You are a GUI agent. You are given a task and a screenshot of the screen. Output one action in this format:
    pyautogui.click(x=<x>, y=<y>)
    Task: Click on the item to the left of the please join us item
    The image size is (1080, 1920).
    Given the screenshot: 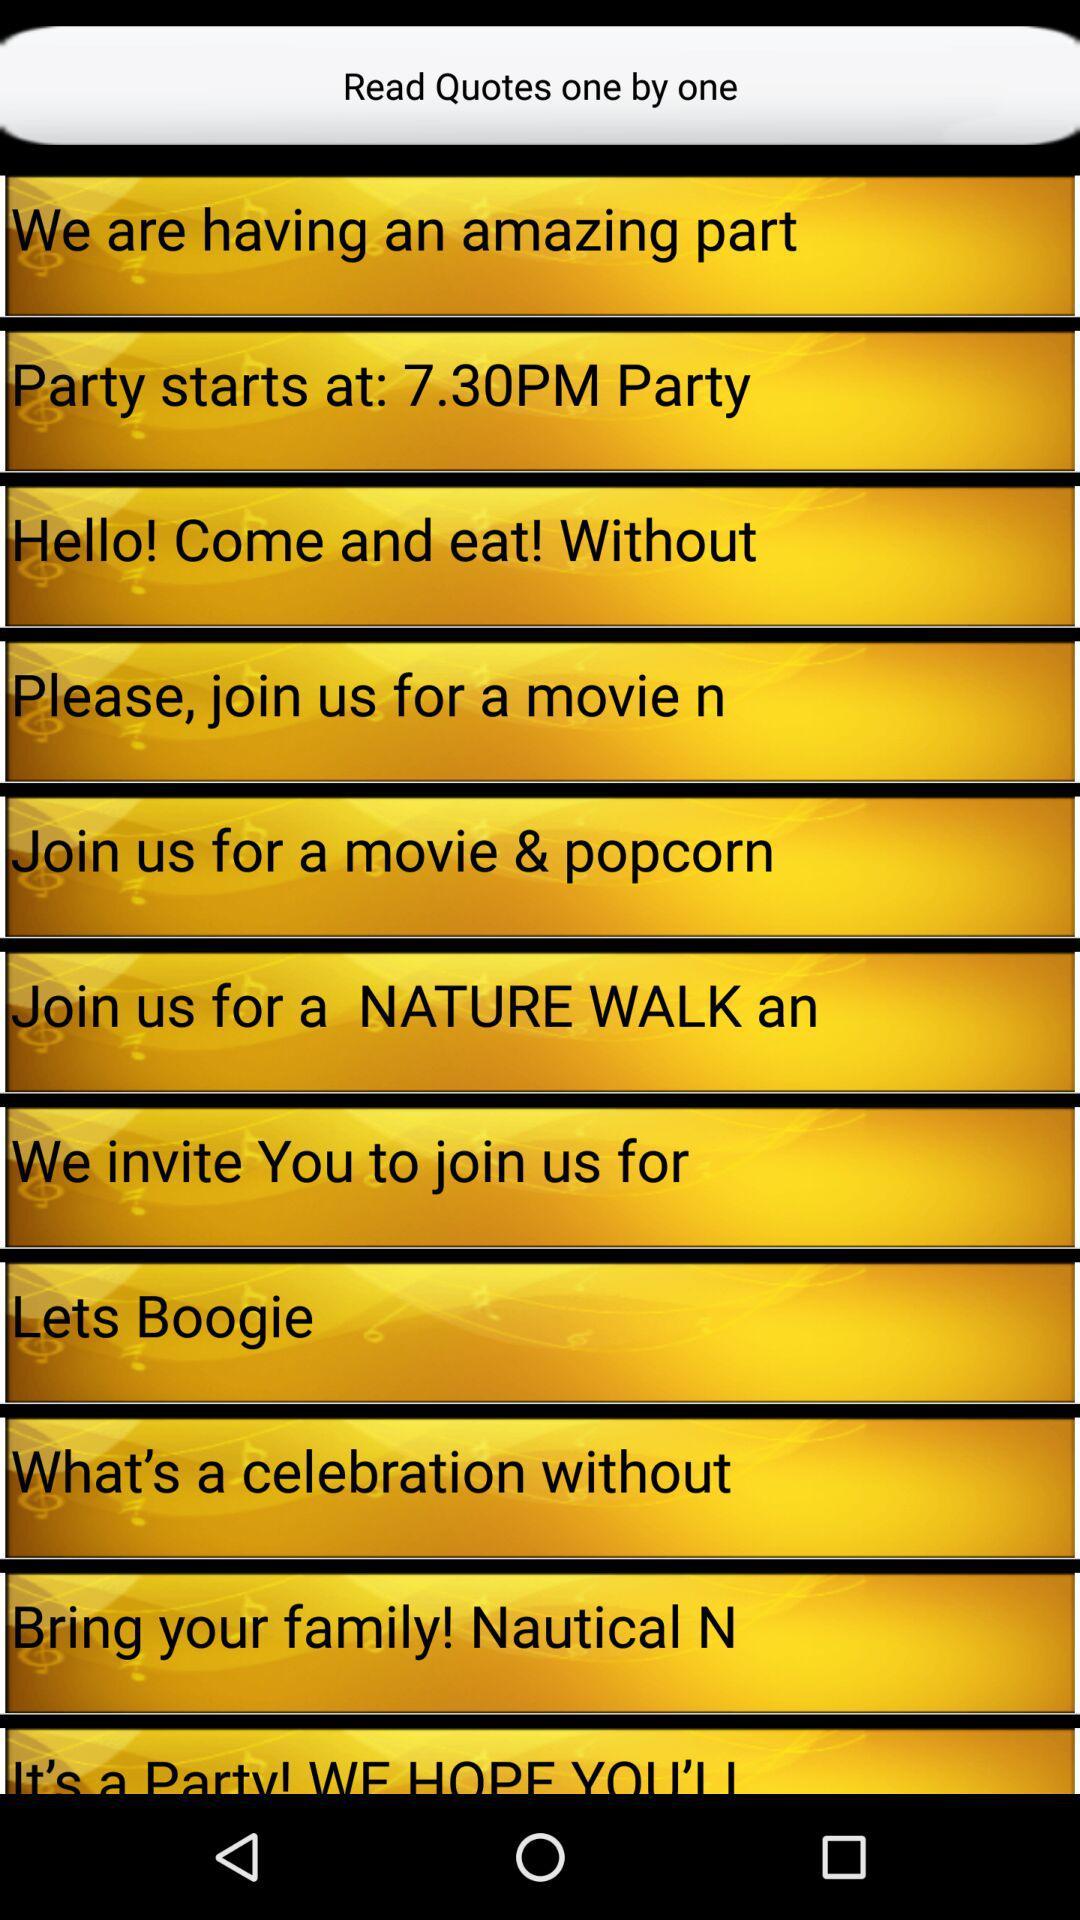 What is the action you would take?
    pyautogui.click(x=2, y=711)
    